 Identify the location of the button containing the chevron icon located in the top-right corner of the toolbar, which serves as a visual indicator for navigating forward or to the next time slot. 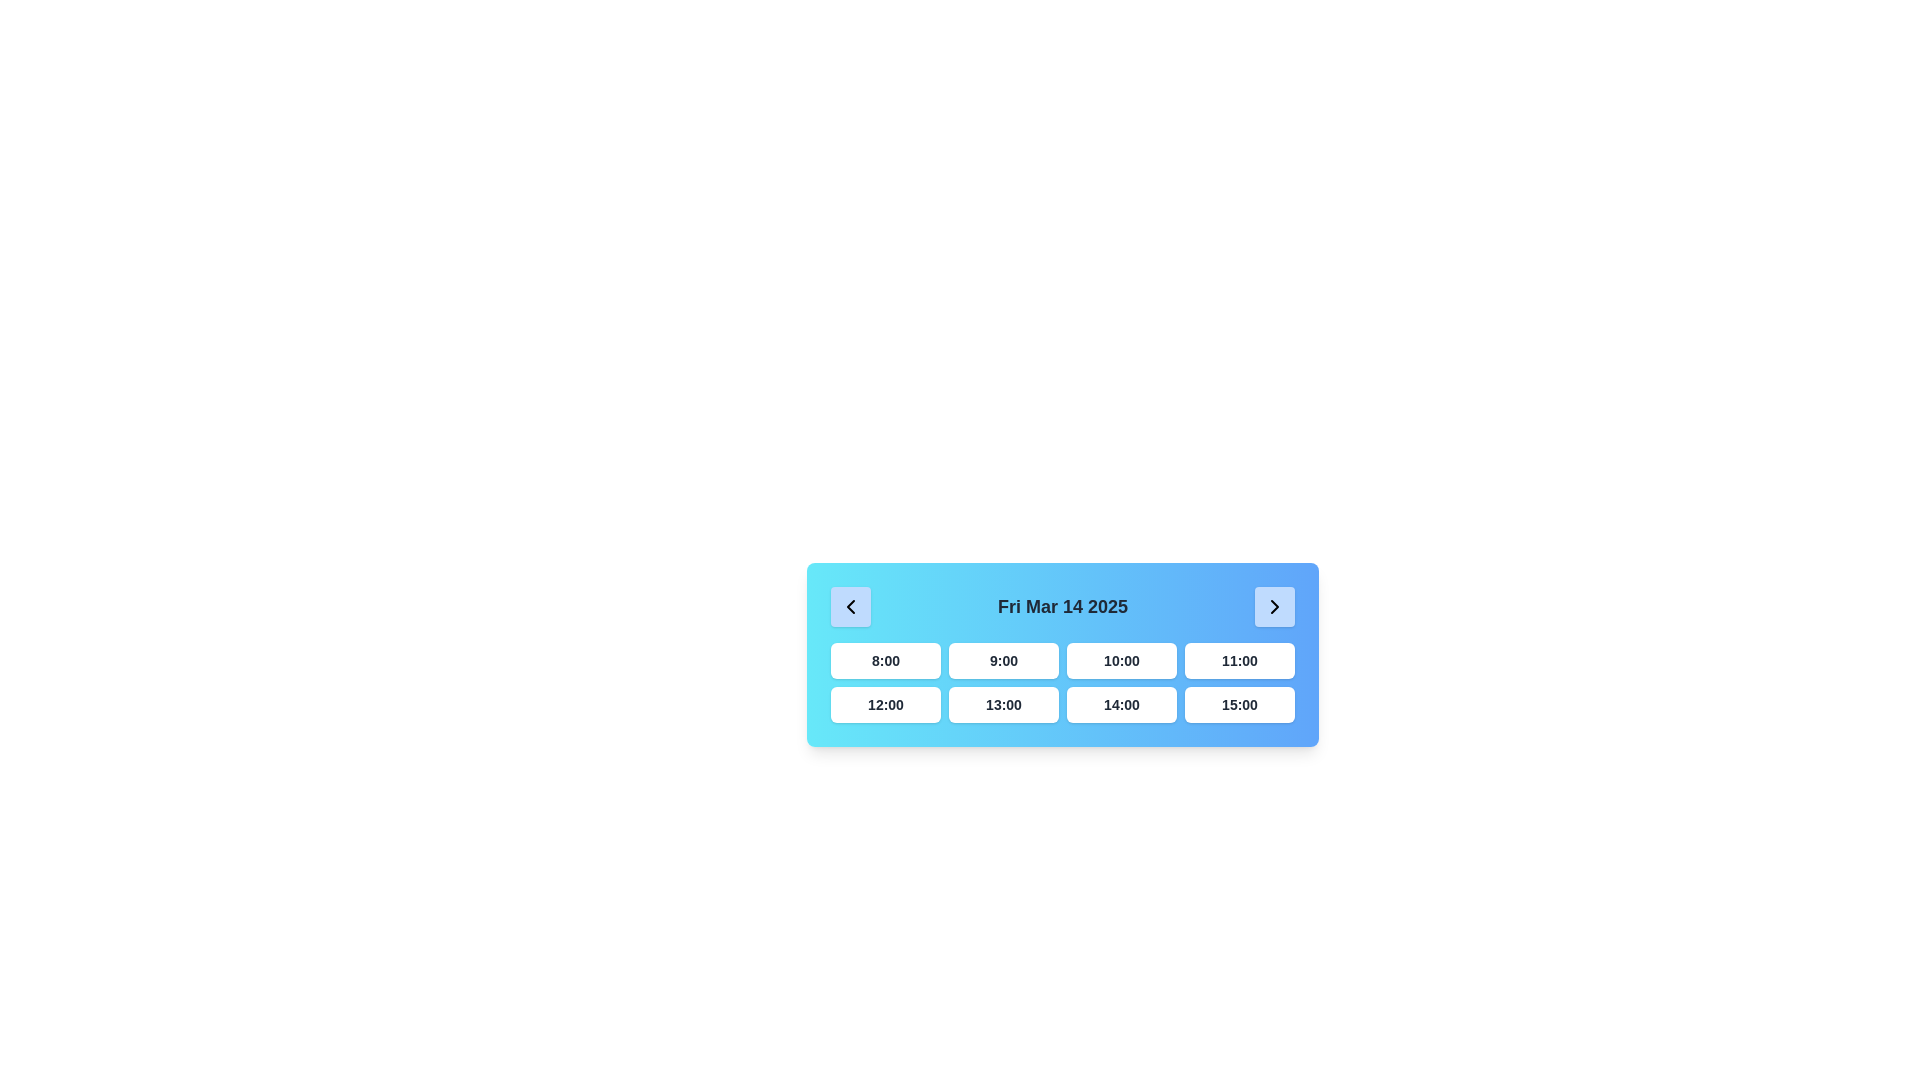
(1272, 605).